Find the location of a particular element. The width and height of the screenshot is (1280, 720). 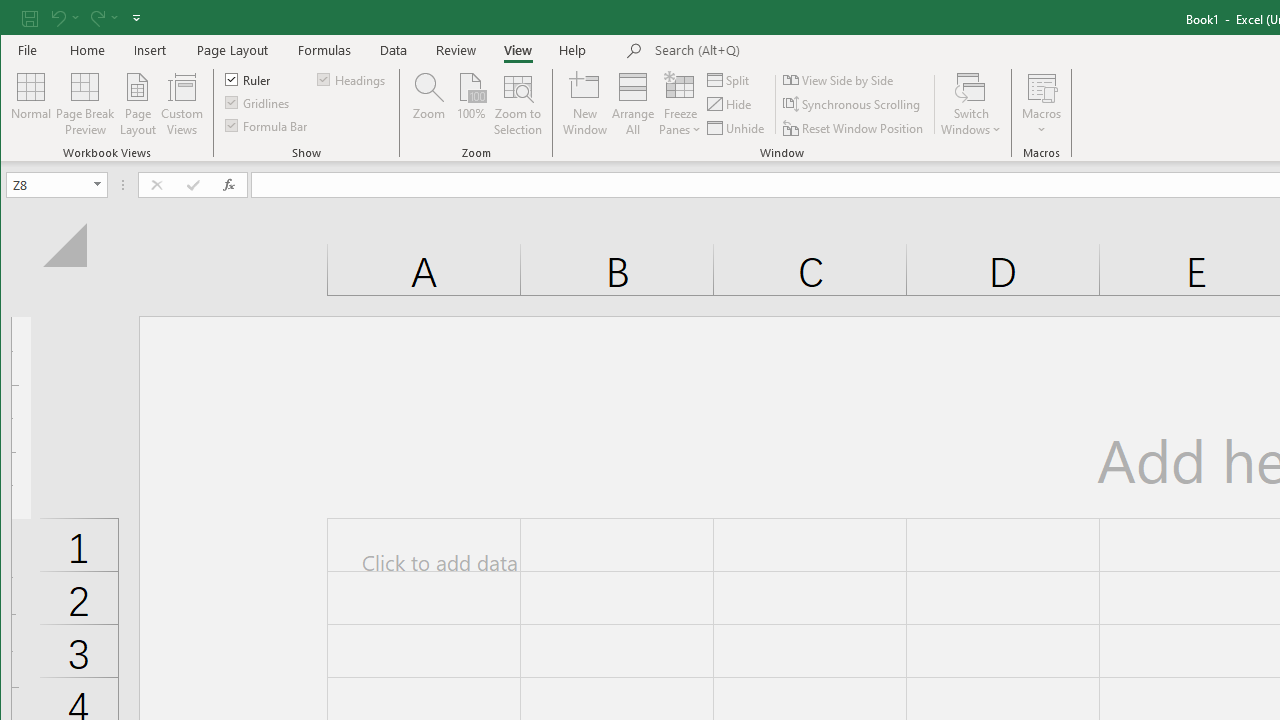

'Gridlines' is located at coordinates (257, 102).